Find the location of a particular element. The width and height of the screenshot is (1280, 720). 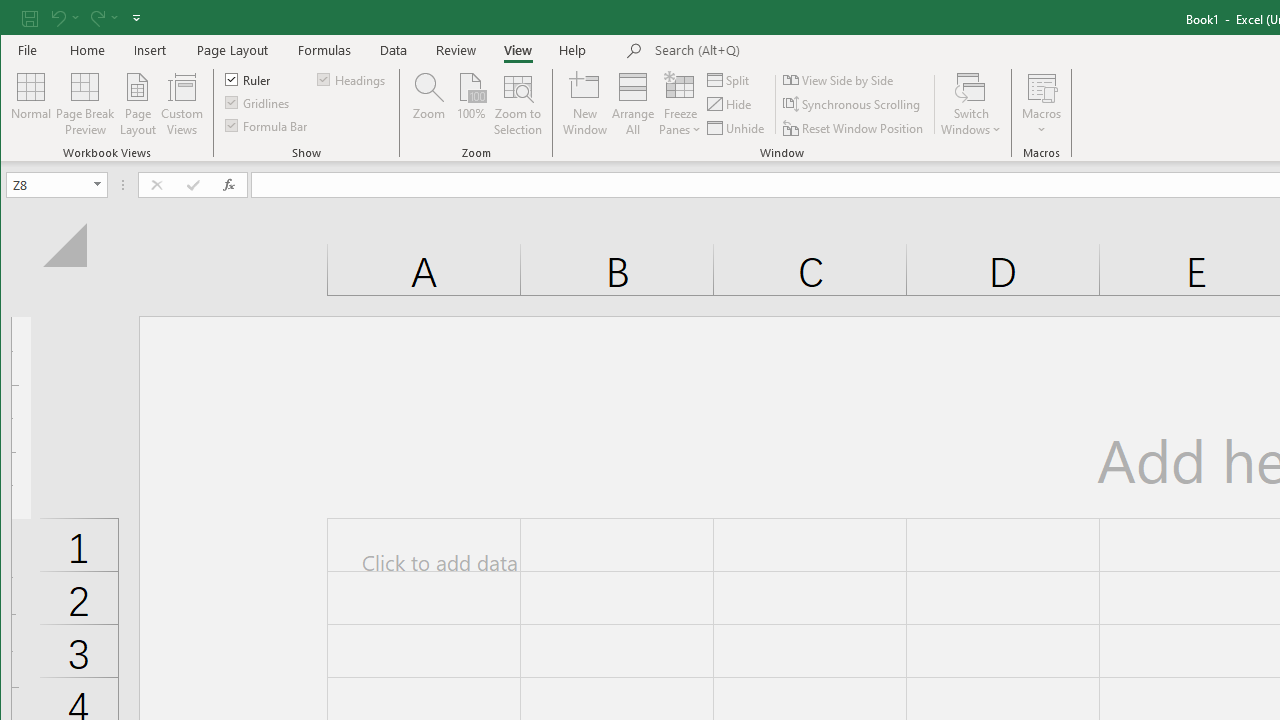

'Gridlines' is located at coordinates (257, 102).